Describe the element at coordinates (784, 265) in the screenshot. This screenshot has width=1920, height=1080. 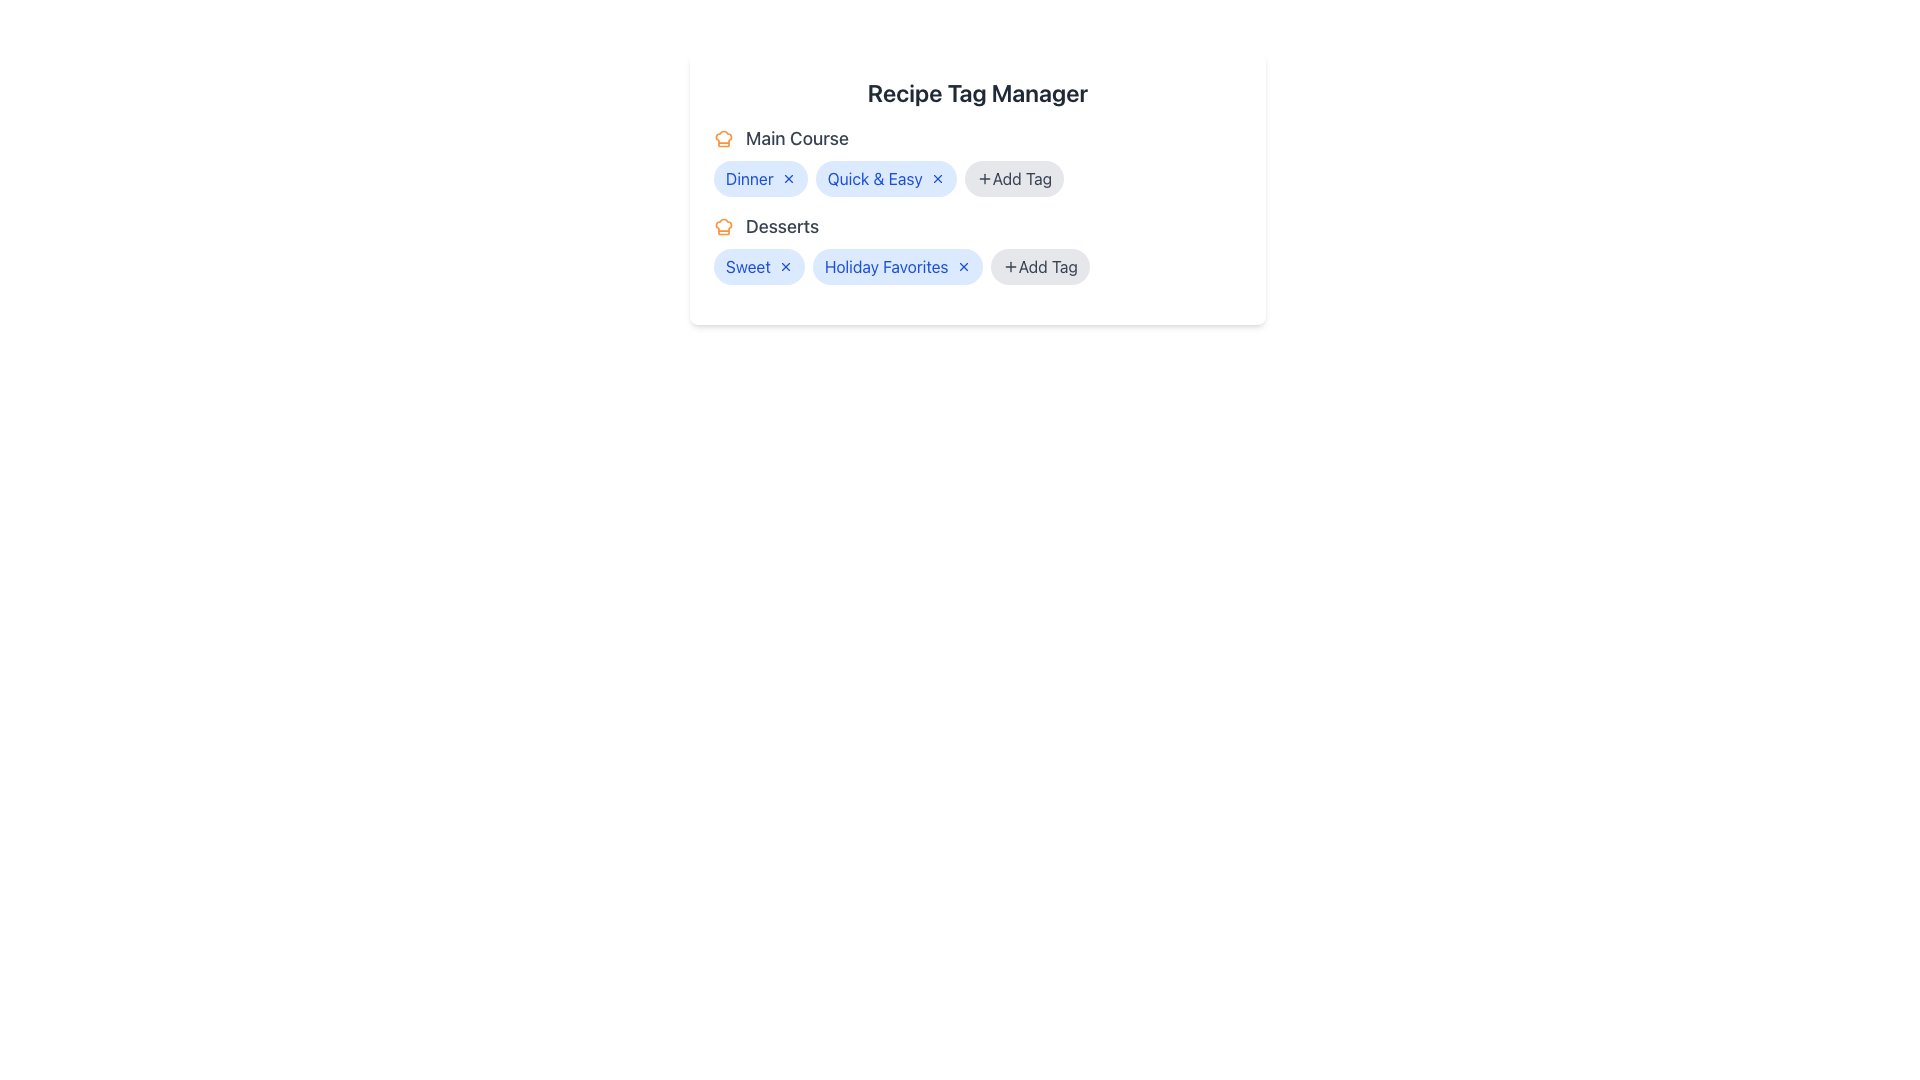
I see `the button` at that location.